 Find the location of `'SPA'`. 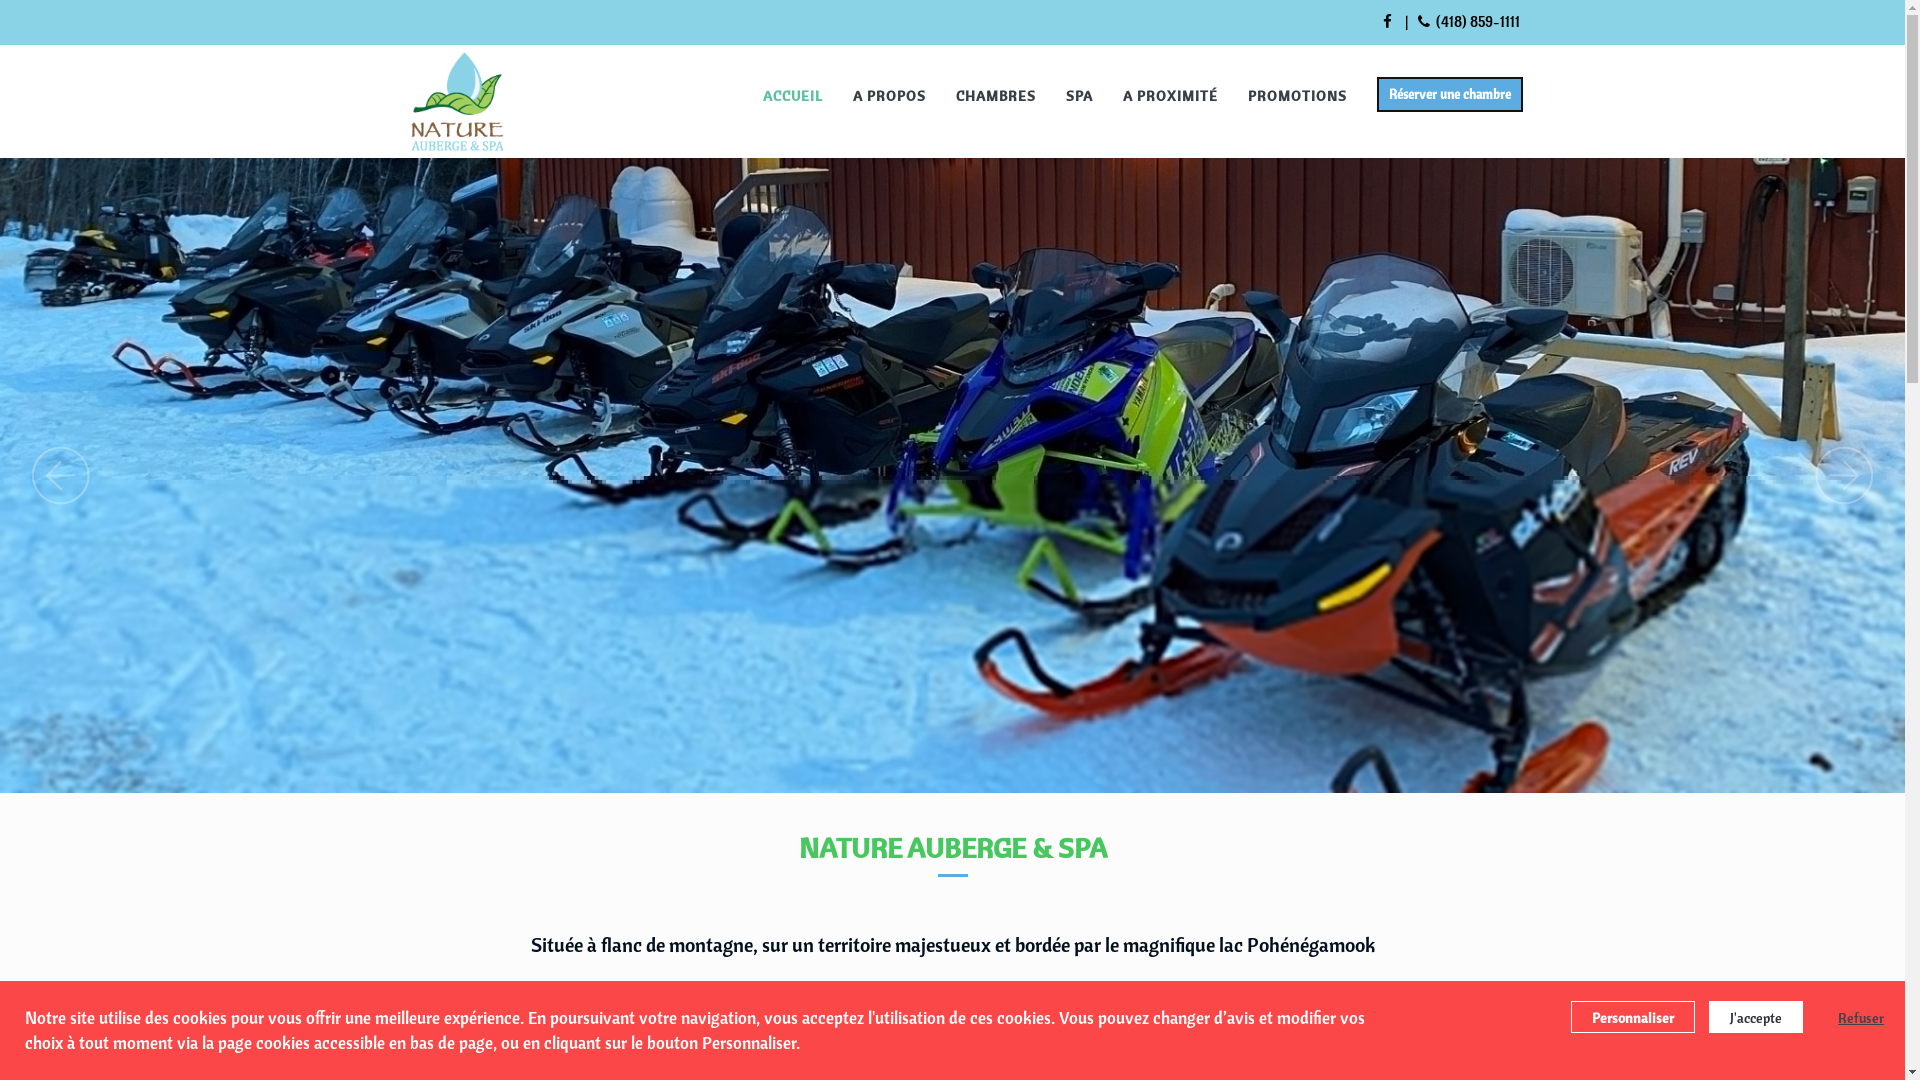

'SPA' is located at coordinates (1077, 95).